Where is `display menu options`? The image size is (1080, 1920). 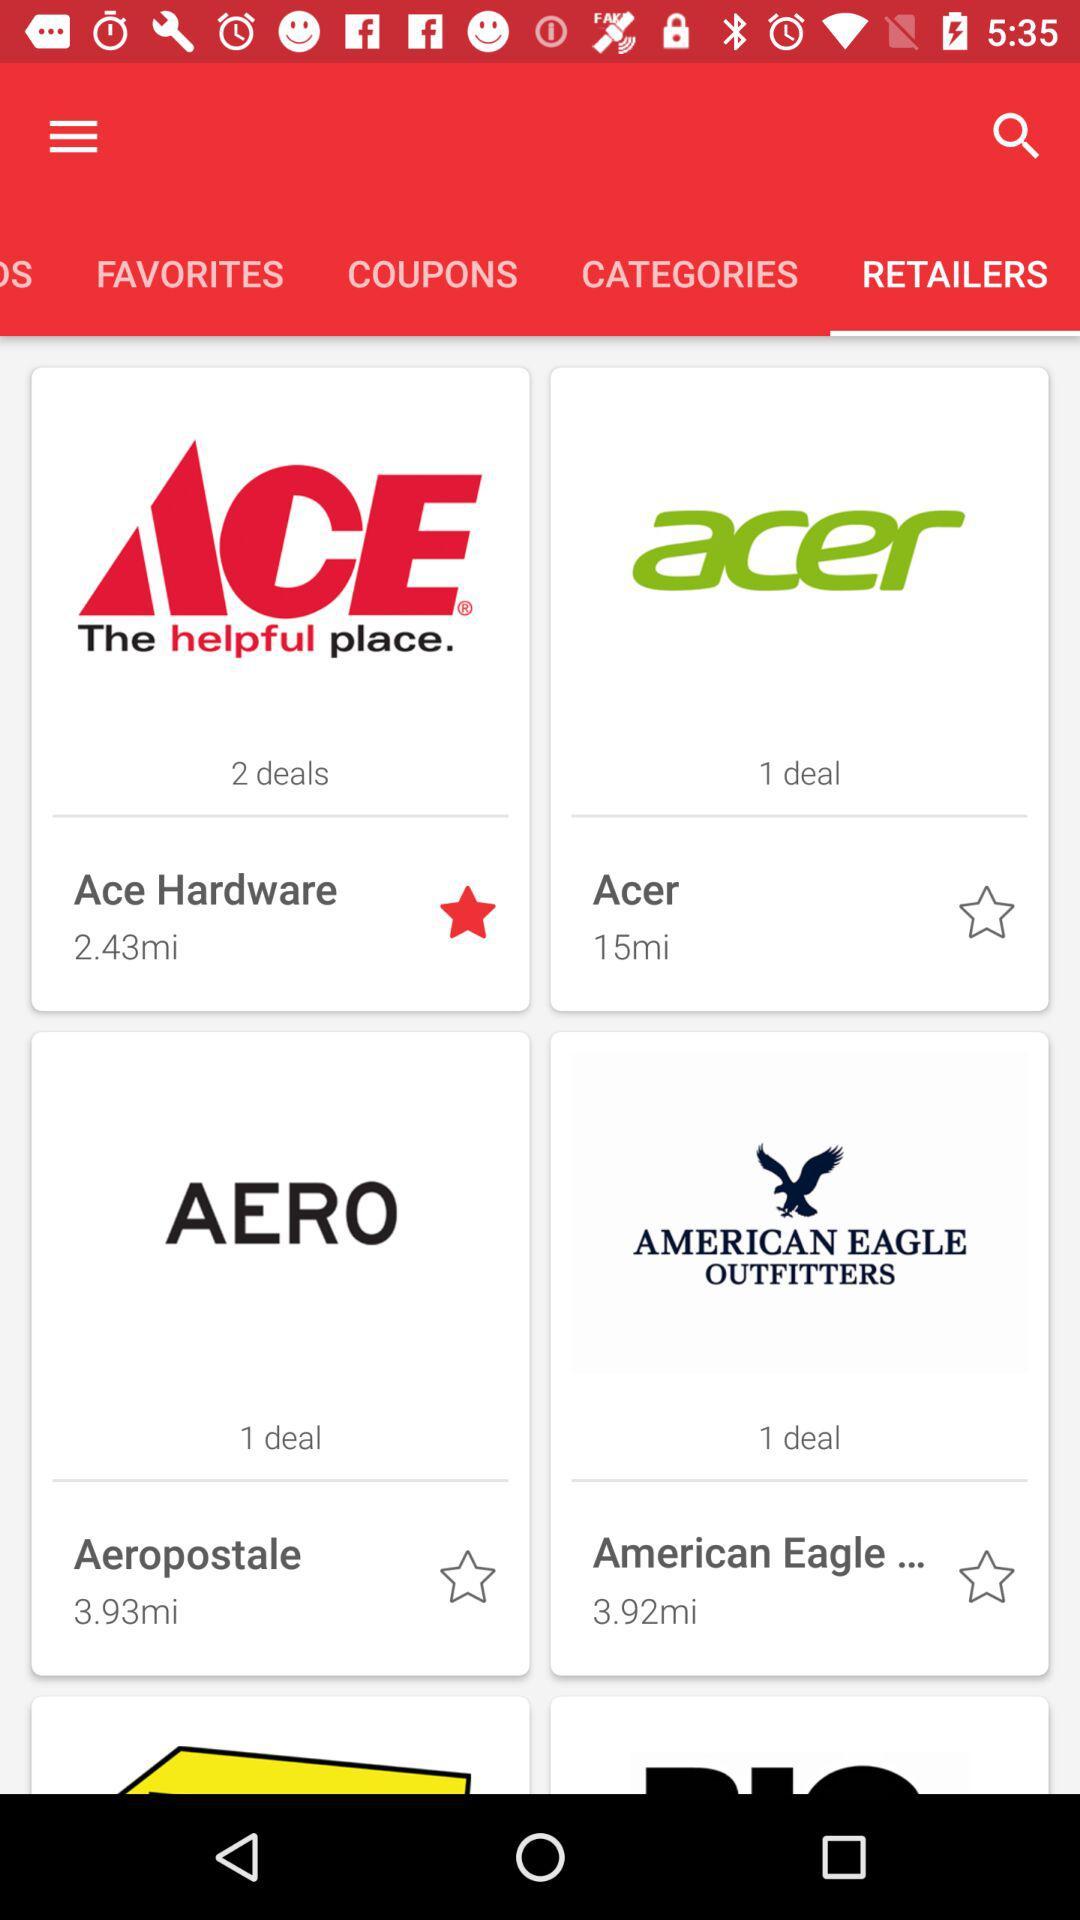 display menu options is located at coordinates (72, 135).